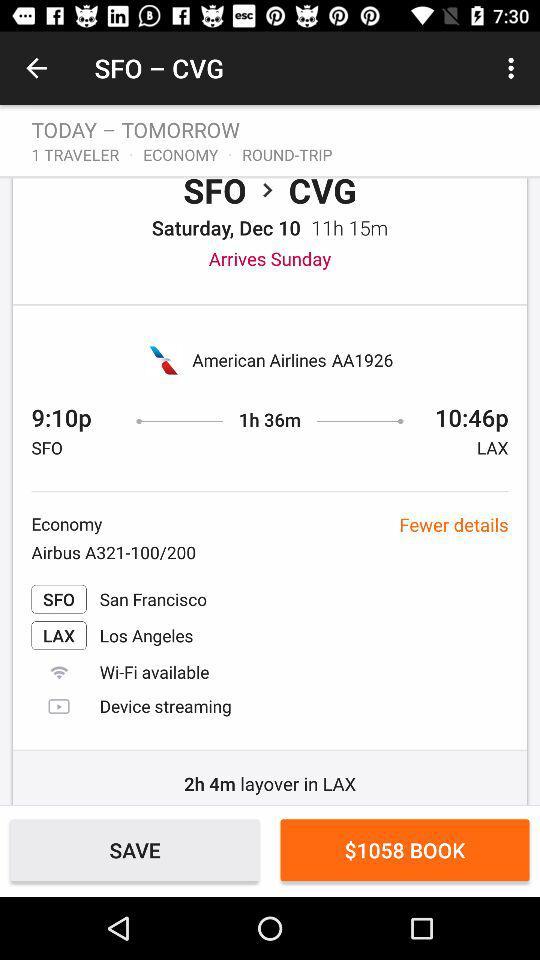  Describe the element at coordinates (135, 849) in the screenshot. I see `save icon` at that location.